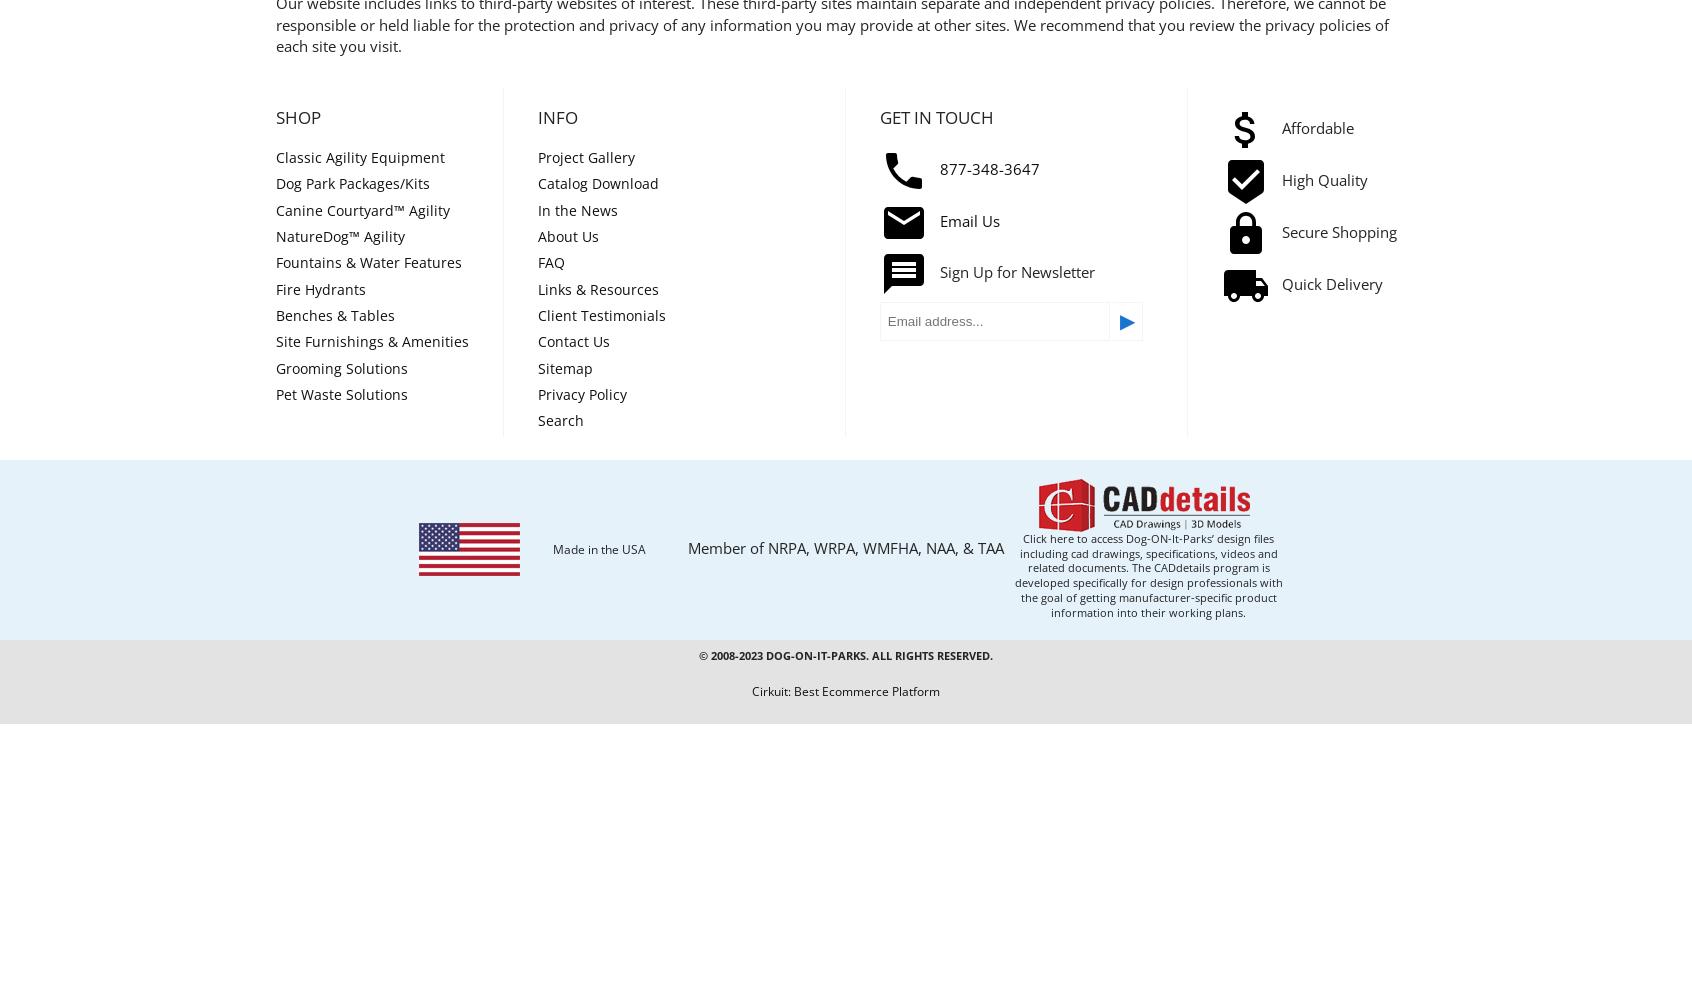 Image resolution: width=1692 pixels, height=1000 pixels. I want to click on 'Dog Park Packages/Kits', so click(351, 183).